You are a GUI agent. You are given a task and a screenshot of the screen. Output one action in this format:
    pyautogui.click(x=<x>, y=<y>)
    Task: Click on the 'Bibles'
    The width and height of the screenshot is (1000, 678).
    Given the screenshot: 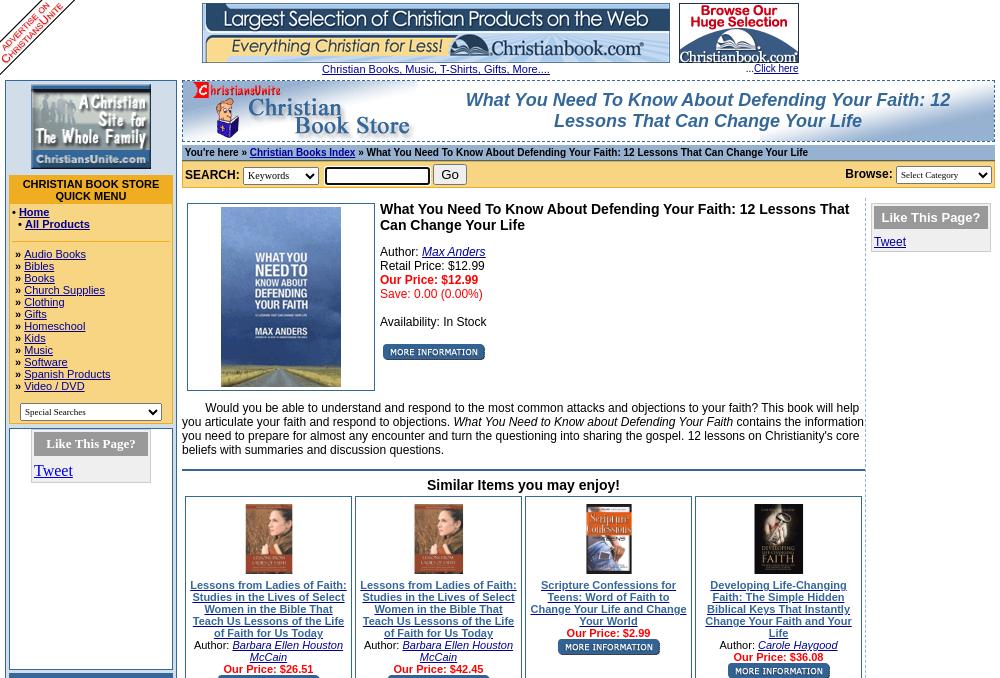 What is the action you would take?
    pyautogui.click(x=39, y=264)
    